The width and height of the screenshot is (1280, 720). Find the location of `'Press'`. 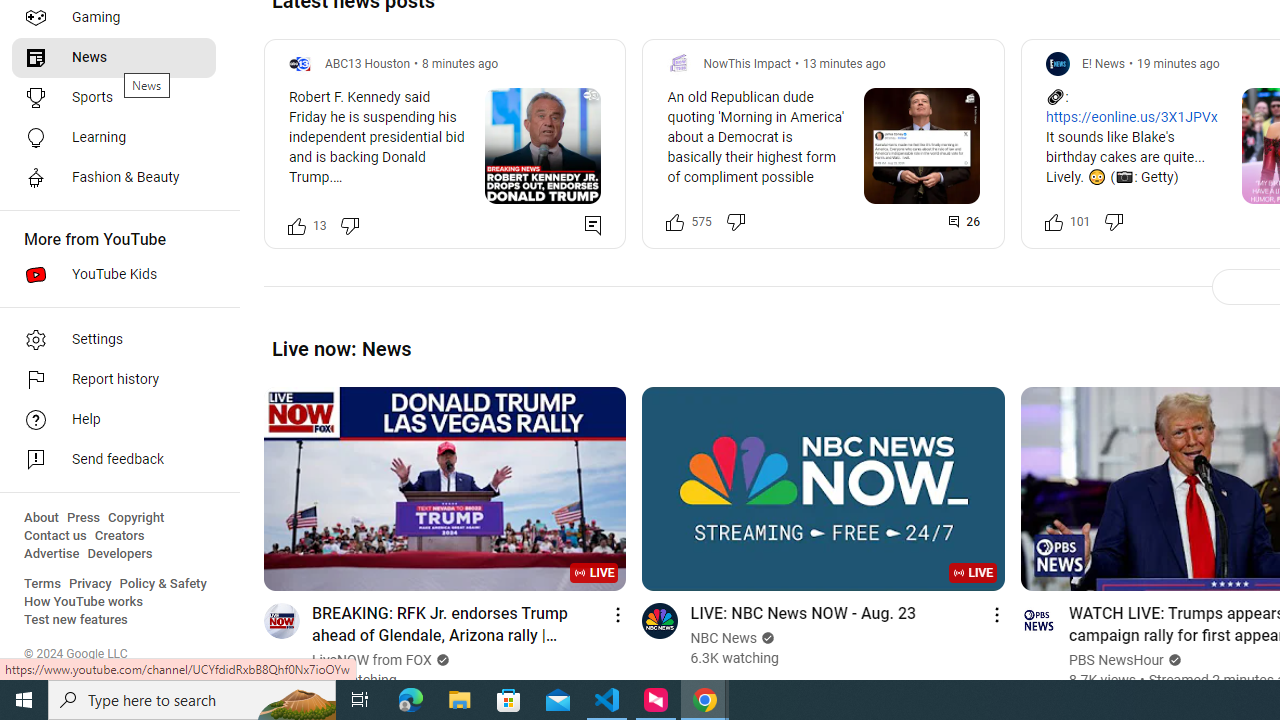

'Press' is located at coordinates (82, 517).